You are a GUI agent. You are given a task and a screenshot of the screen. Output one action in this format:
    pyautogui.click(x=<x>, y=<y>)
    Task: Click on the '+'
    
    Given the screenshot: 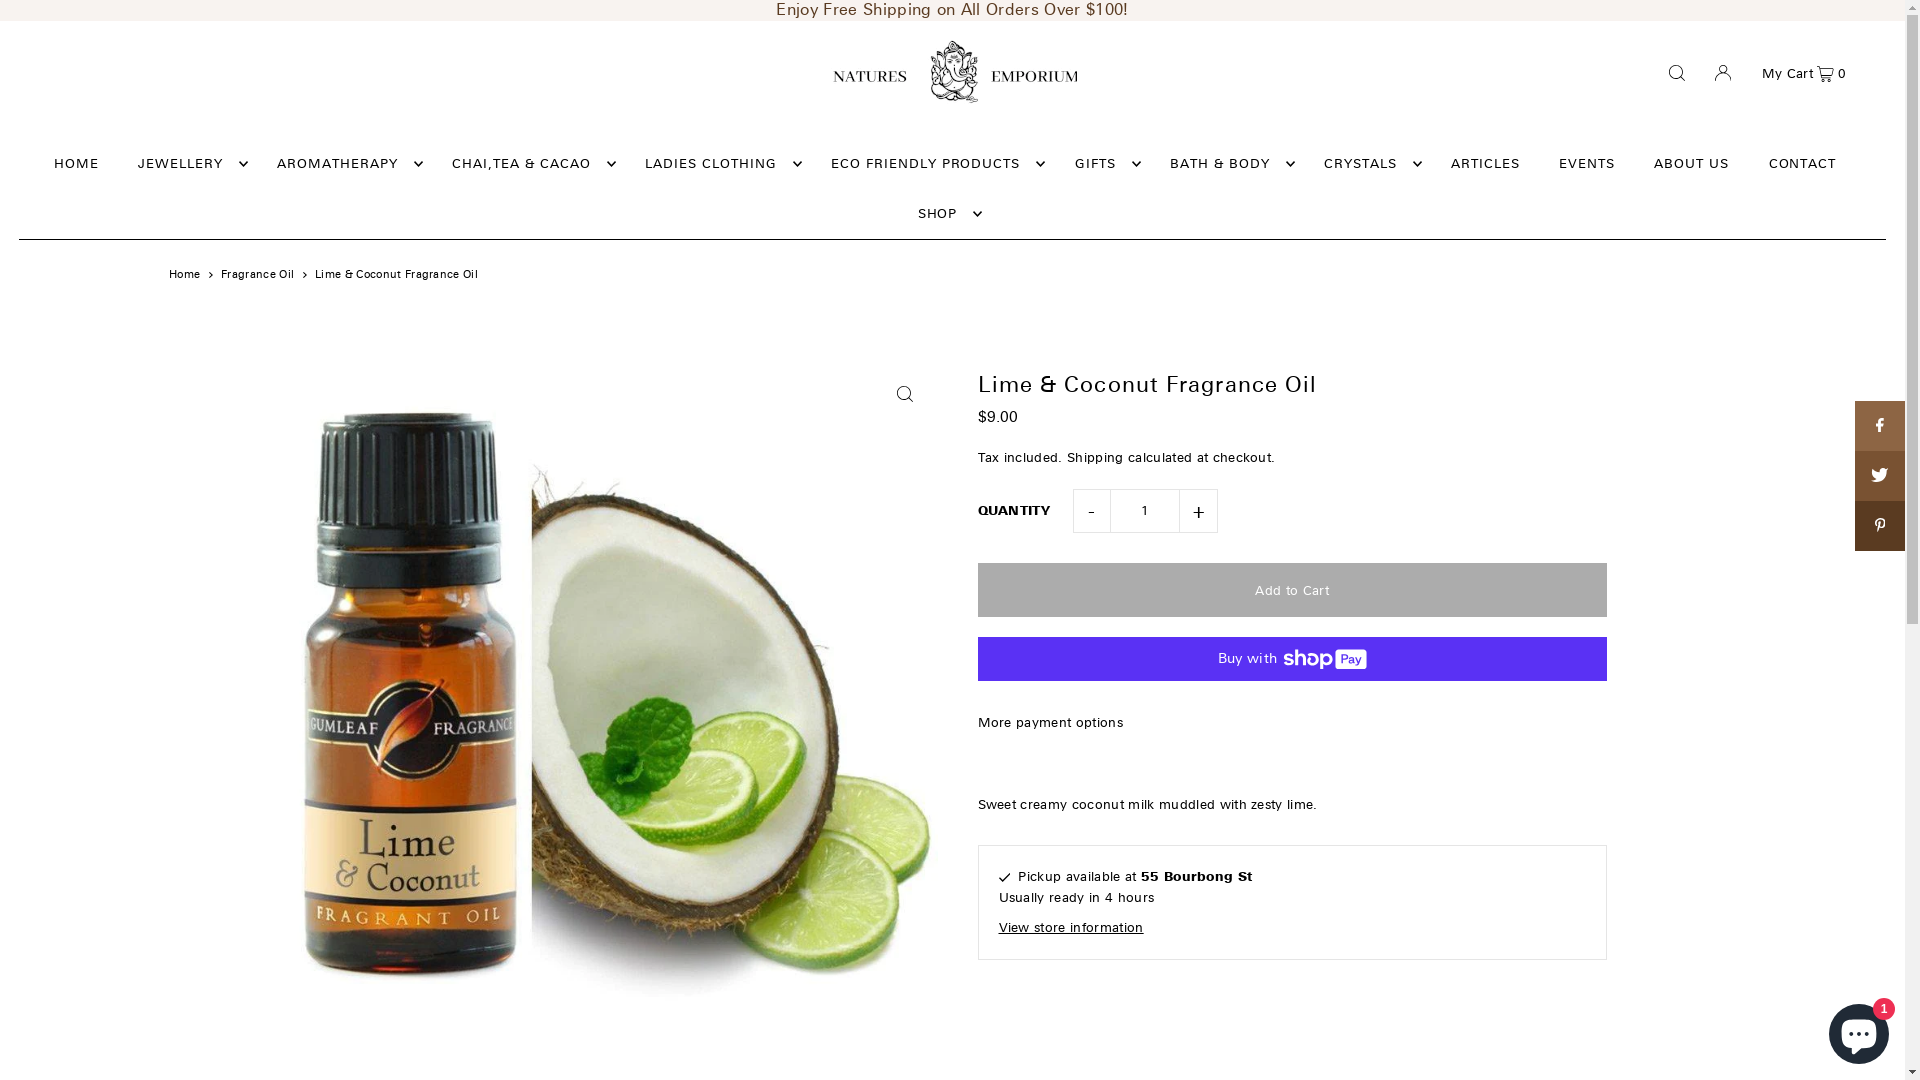 What is the action you would take?
    pyautogui.click(x=1199, y=509)
    